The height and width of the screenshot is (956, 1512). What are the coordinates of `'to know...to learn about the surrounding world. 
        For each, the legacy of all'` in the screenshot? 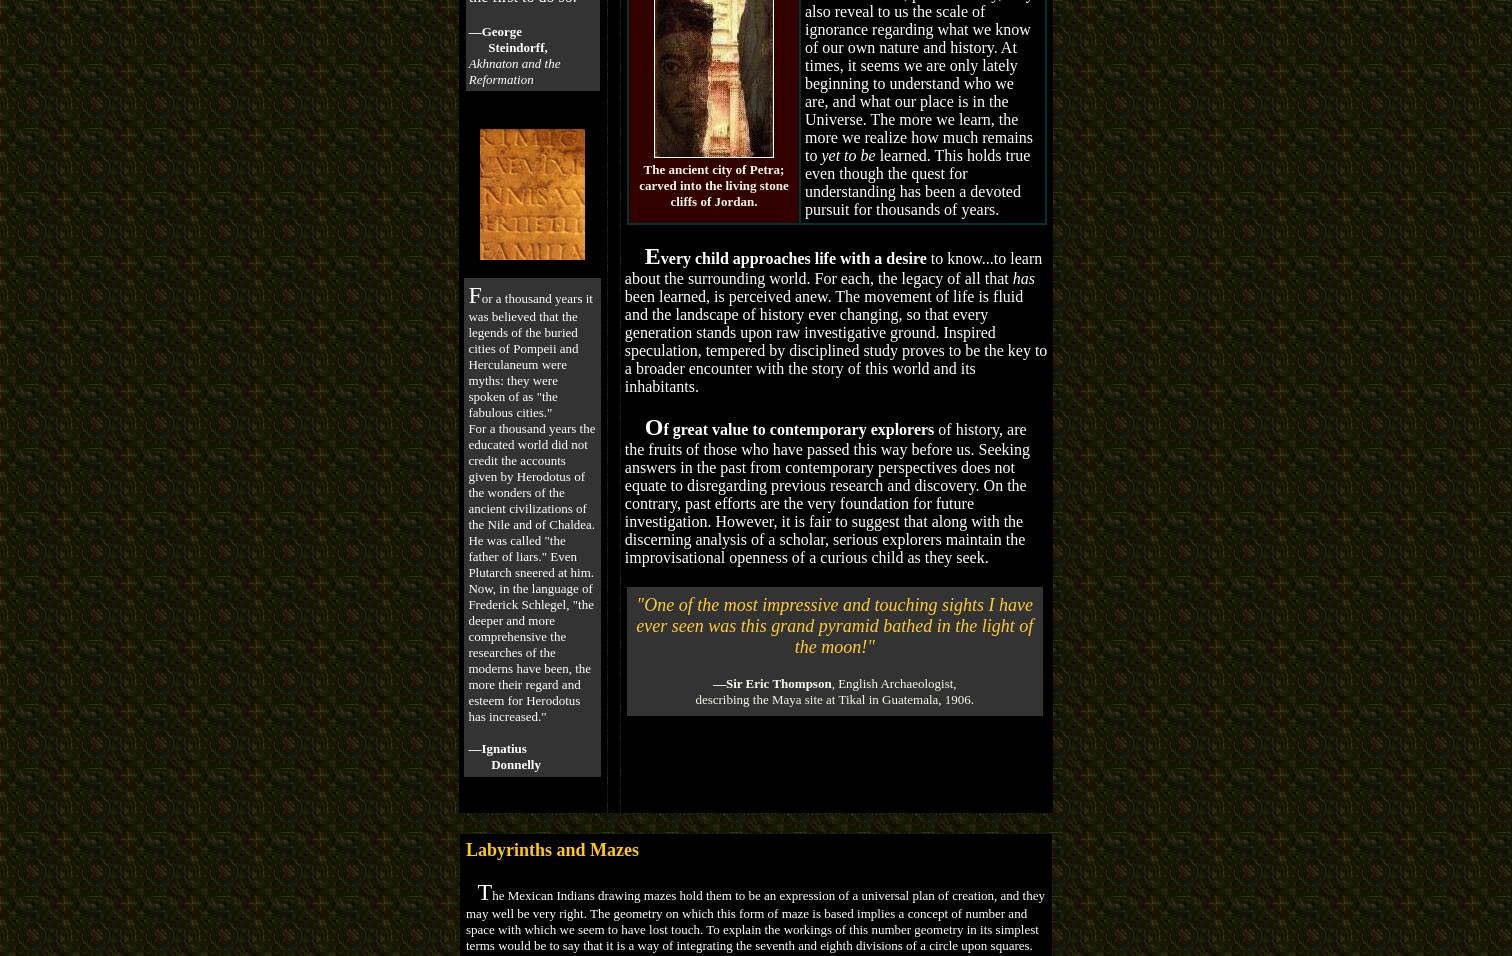 It's located at (832, 266).